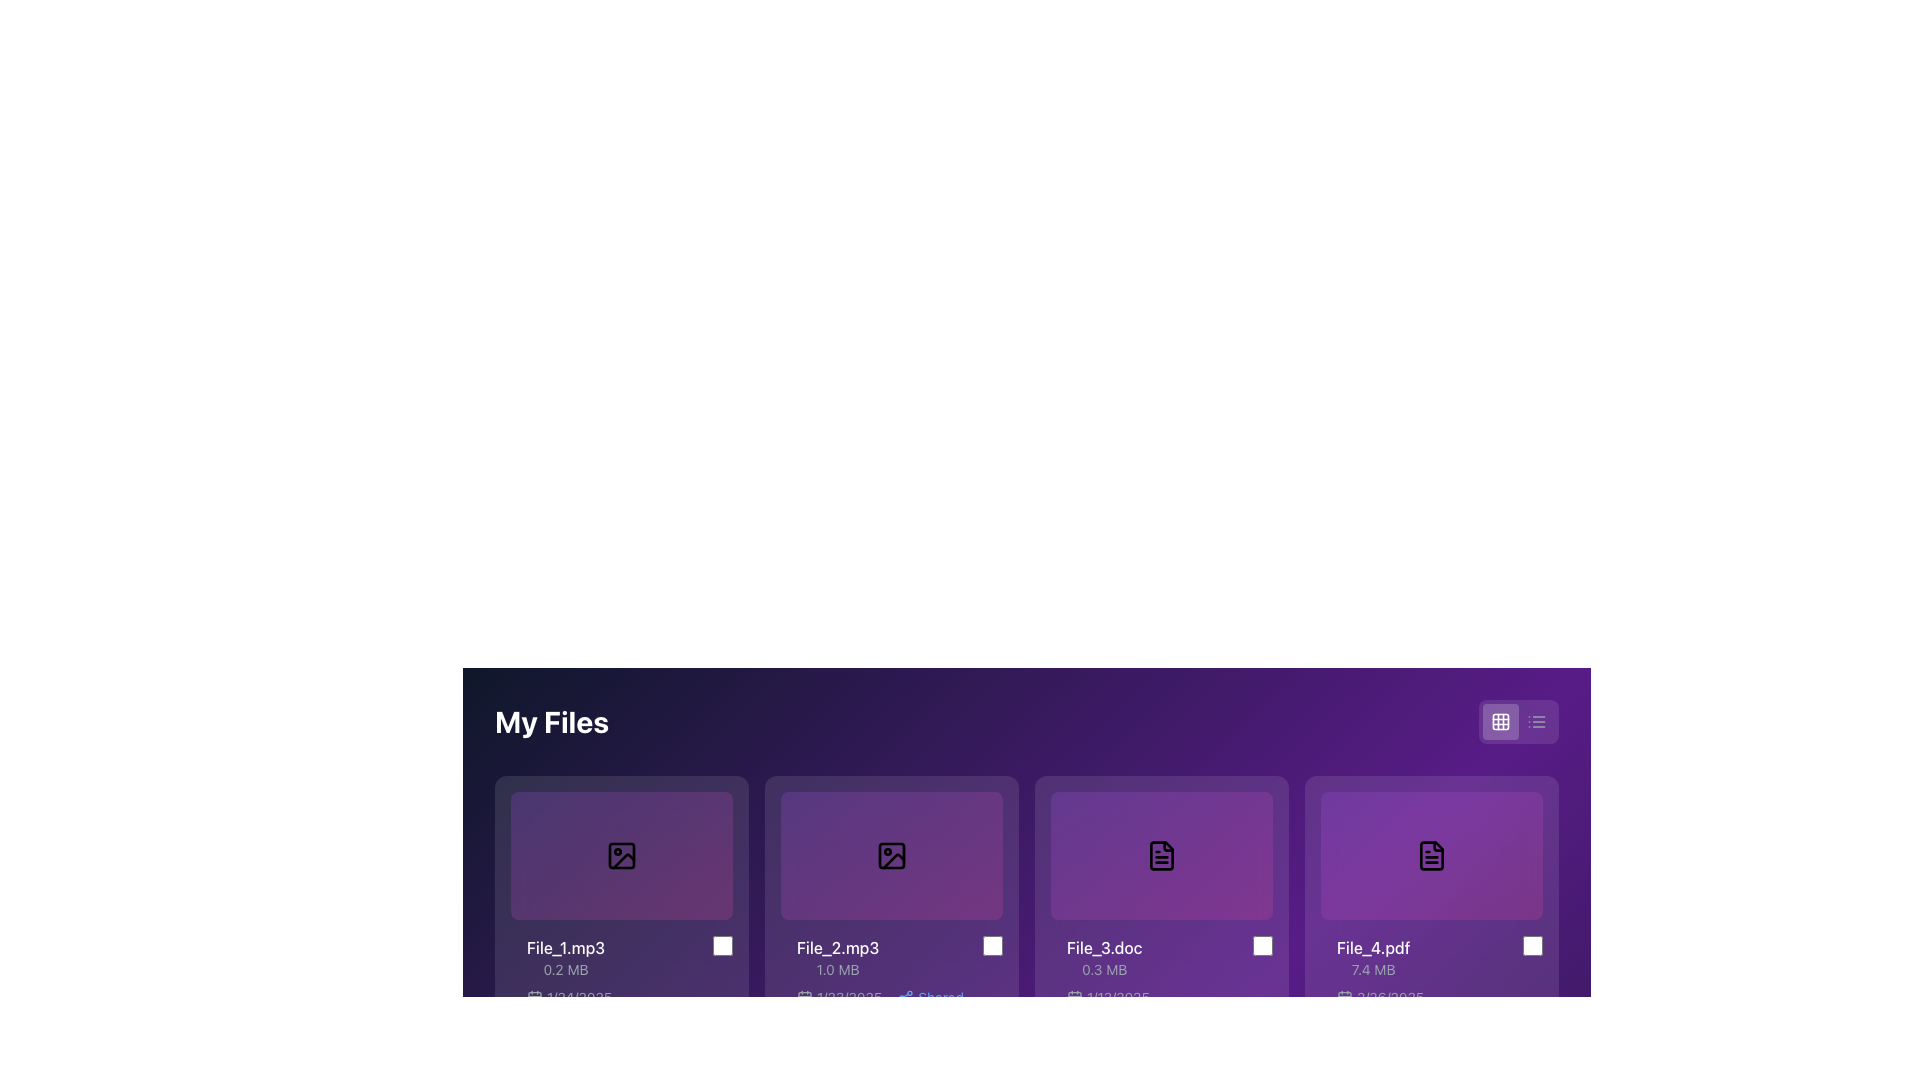  Describe the element at coordinates (838, 956) in the screenshot. I see `the text label displaying file information located below the generic file image in the 'My Files' section` at that location.